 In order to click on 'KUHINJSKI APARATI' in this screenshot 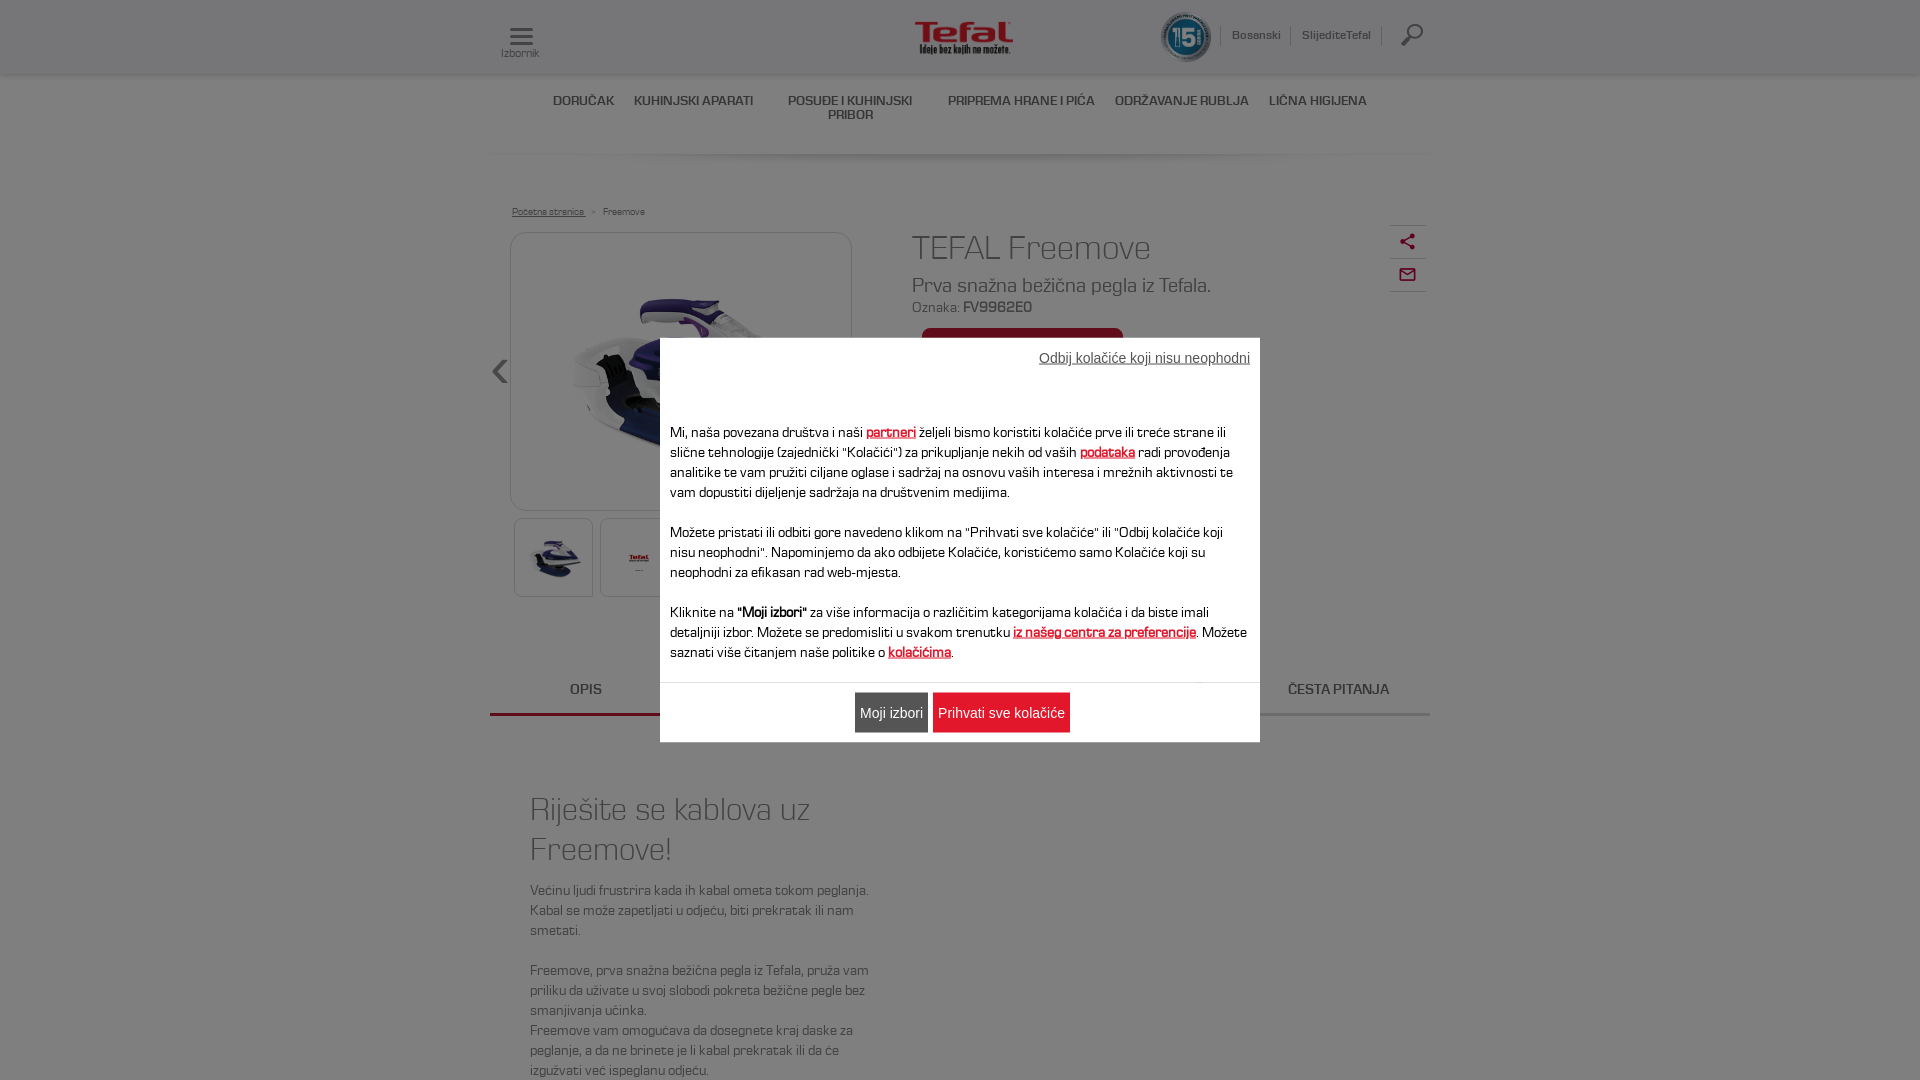, I will do `click(693, 101)`.